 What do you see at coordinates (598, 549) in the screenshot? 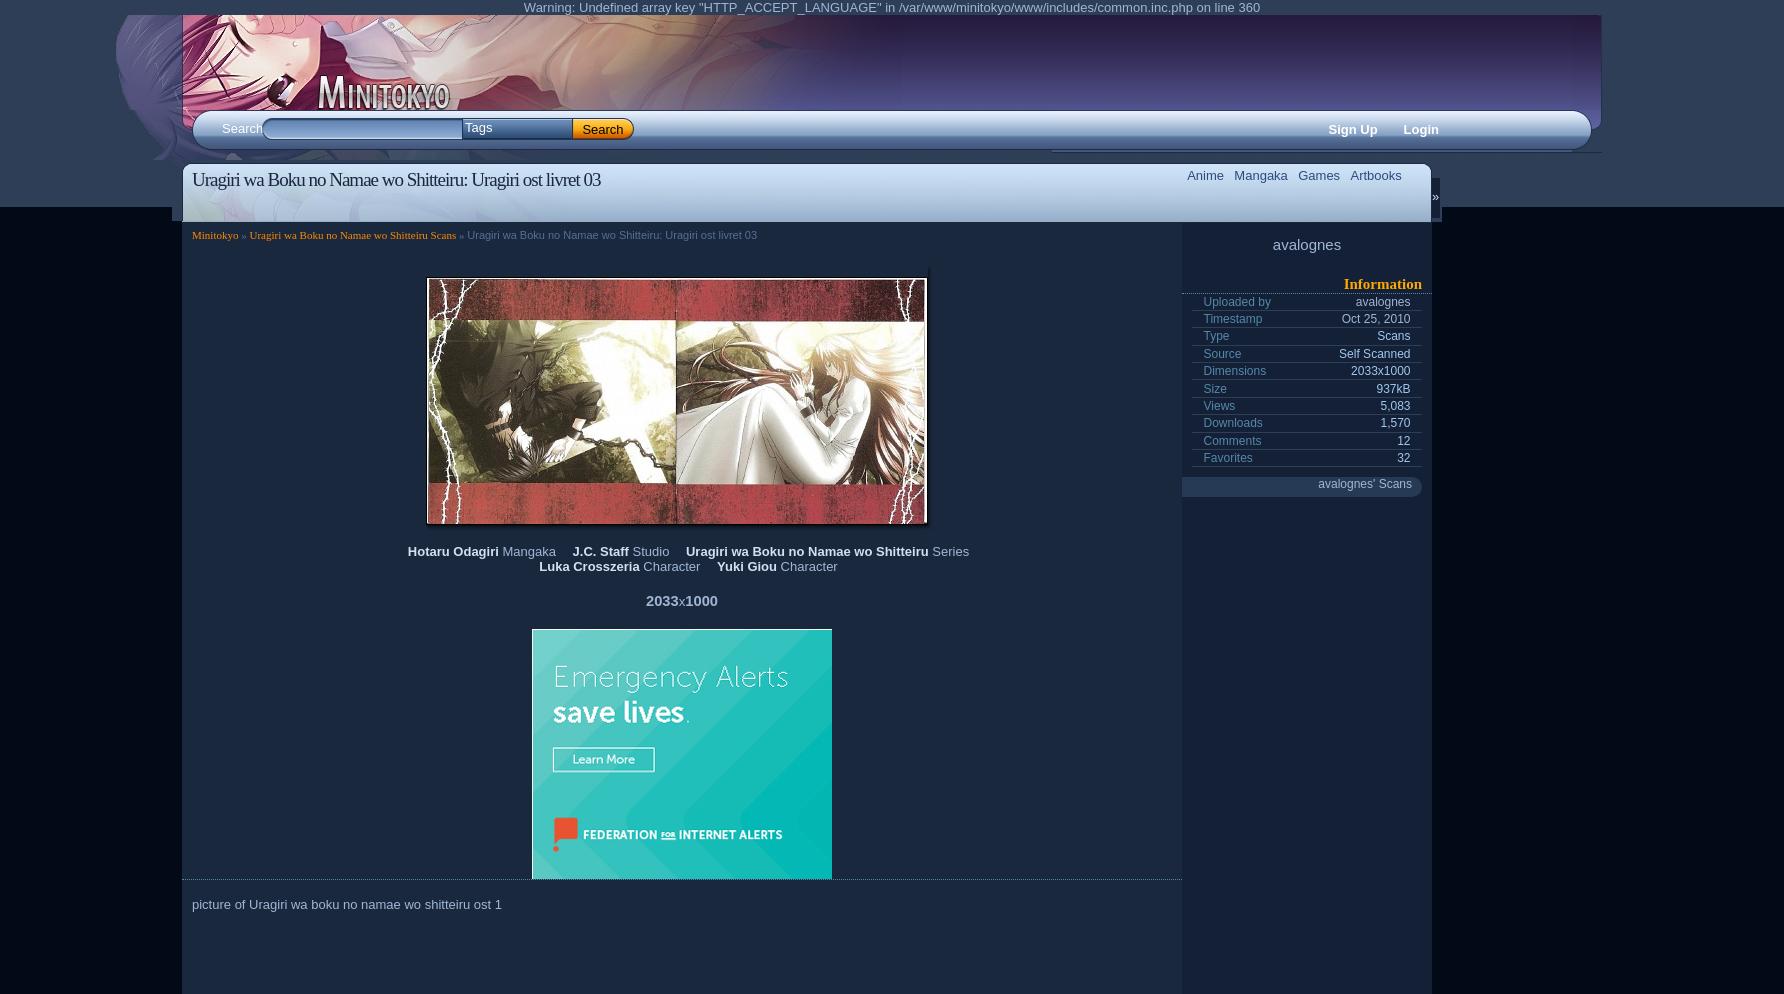
I see `'J.C. Staff'` at bounding box center [598, 549].